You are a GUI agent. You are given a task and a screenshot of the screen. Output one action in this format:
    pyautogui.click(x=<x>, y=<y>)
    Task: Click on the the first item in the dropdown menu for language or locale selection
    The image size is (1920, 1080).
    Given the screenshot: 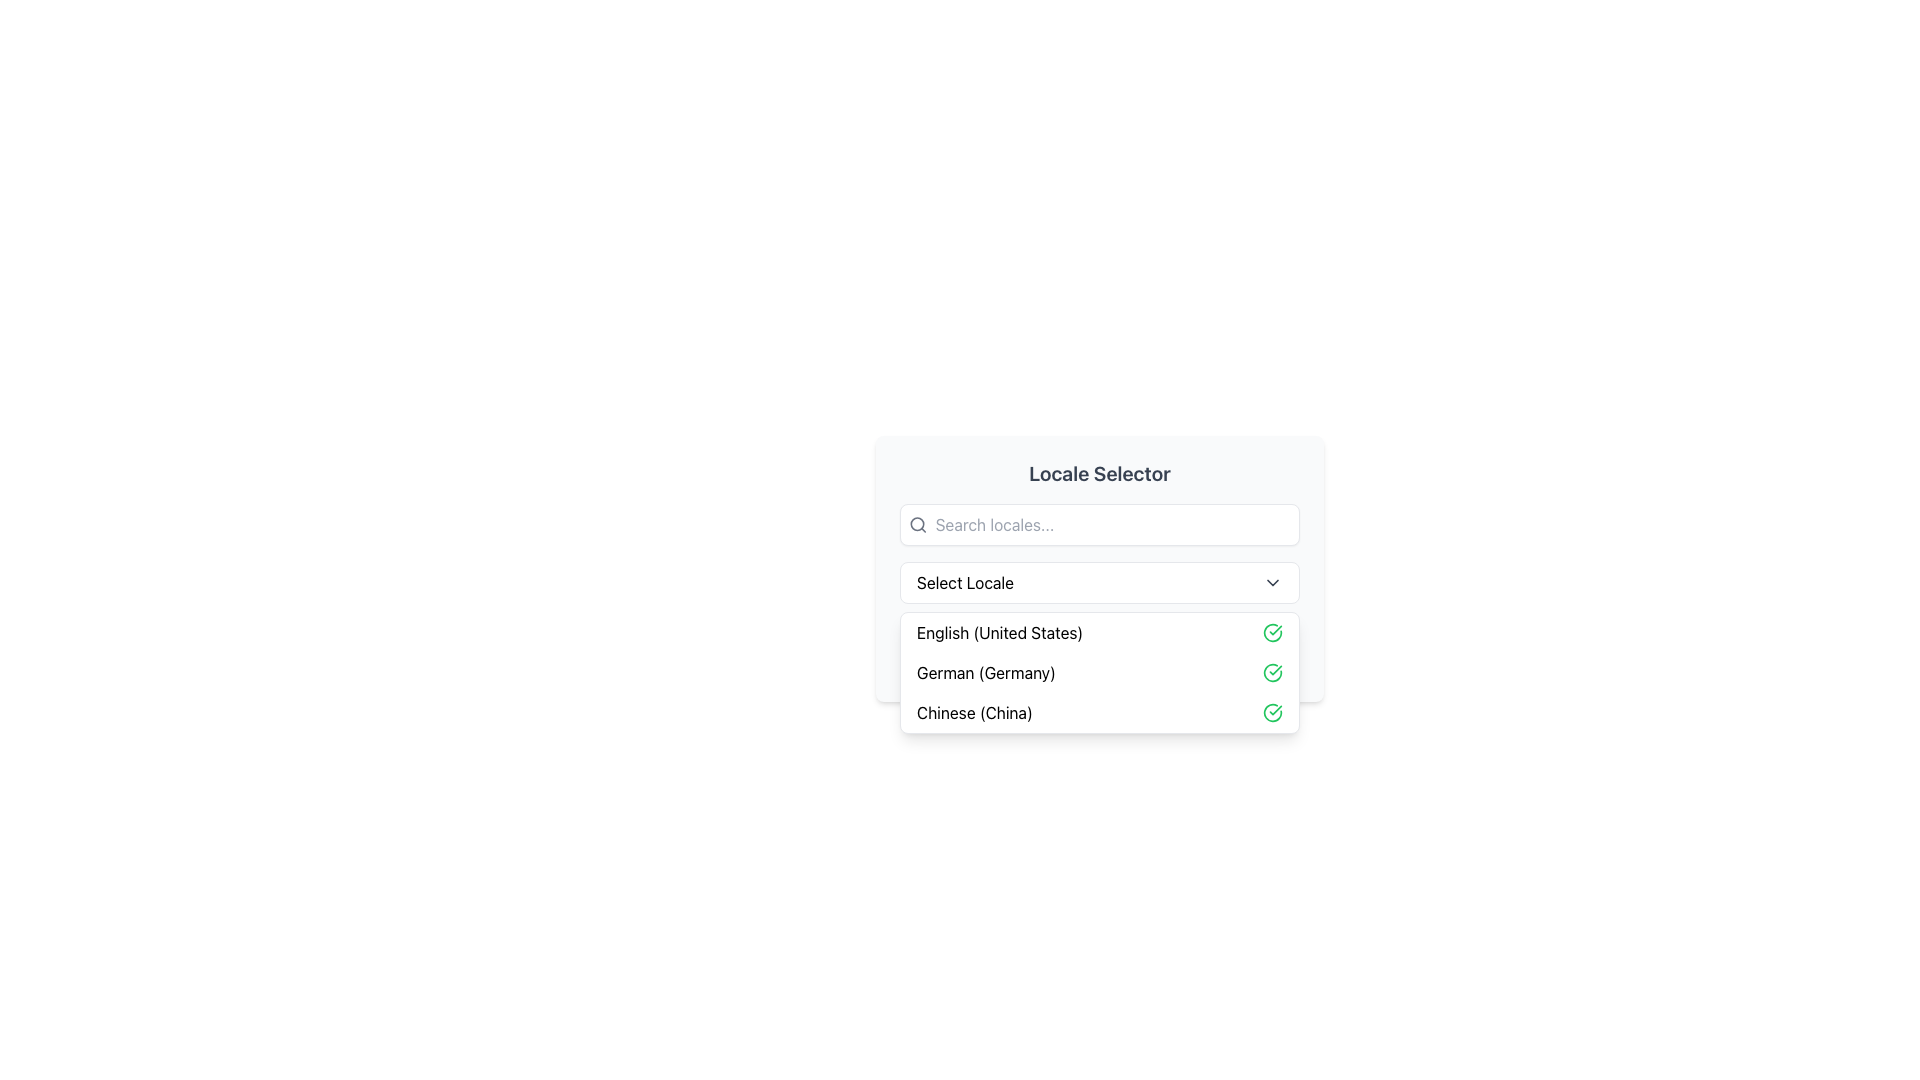 What is the action you would take?
    pyautogui.click(x=999, y=632)
    